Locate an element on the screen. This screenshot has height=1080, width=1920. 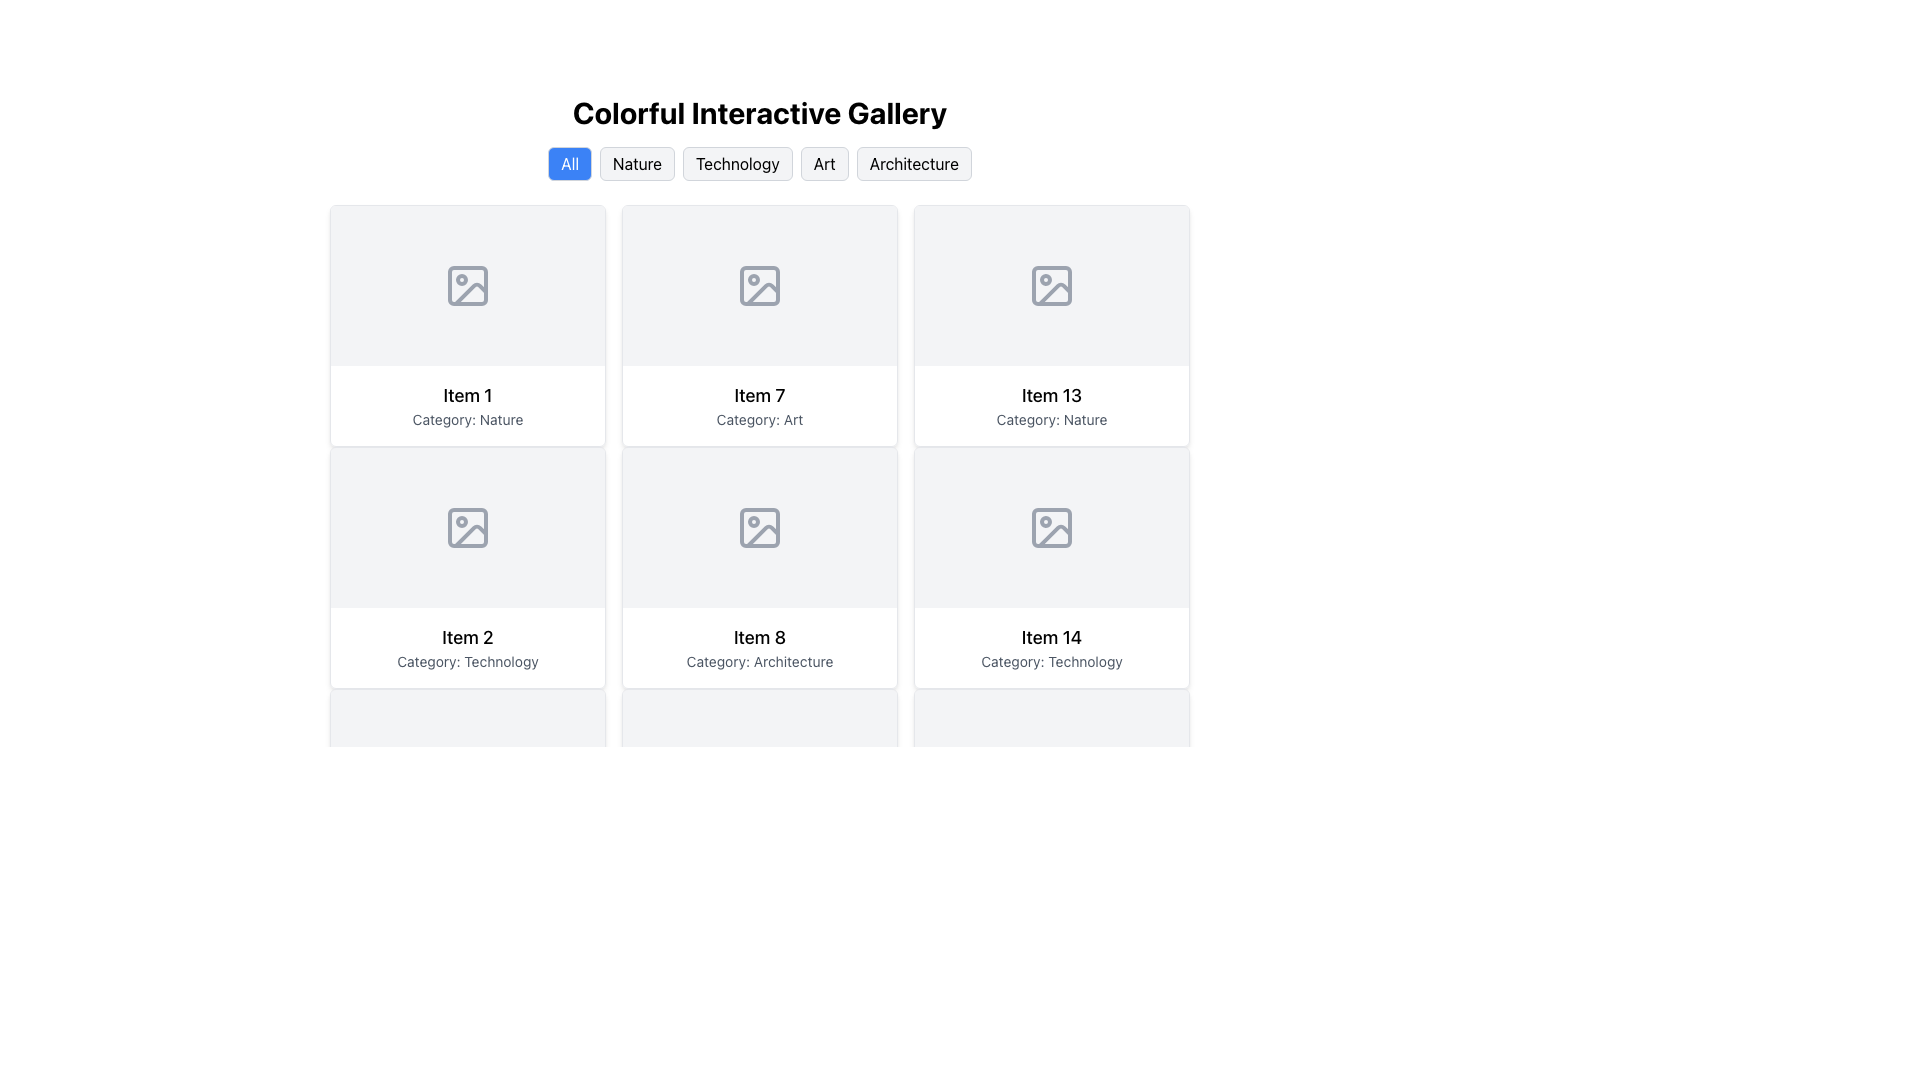
the decorative graphical UI component that is a small light gray rectangle with rounded corners, part of the icon labeled 'Item 7 - Category: Art' is located at coordinates (758, 285).